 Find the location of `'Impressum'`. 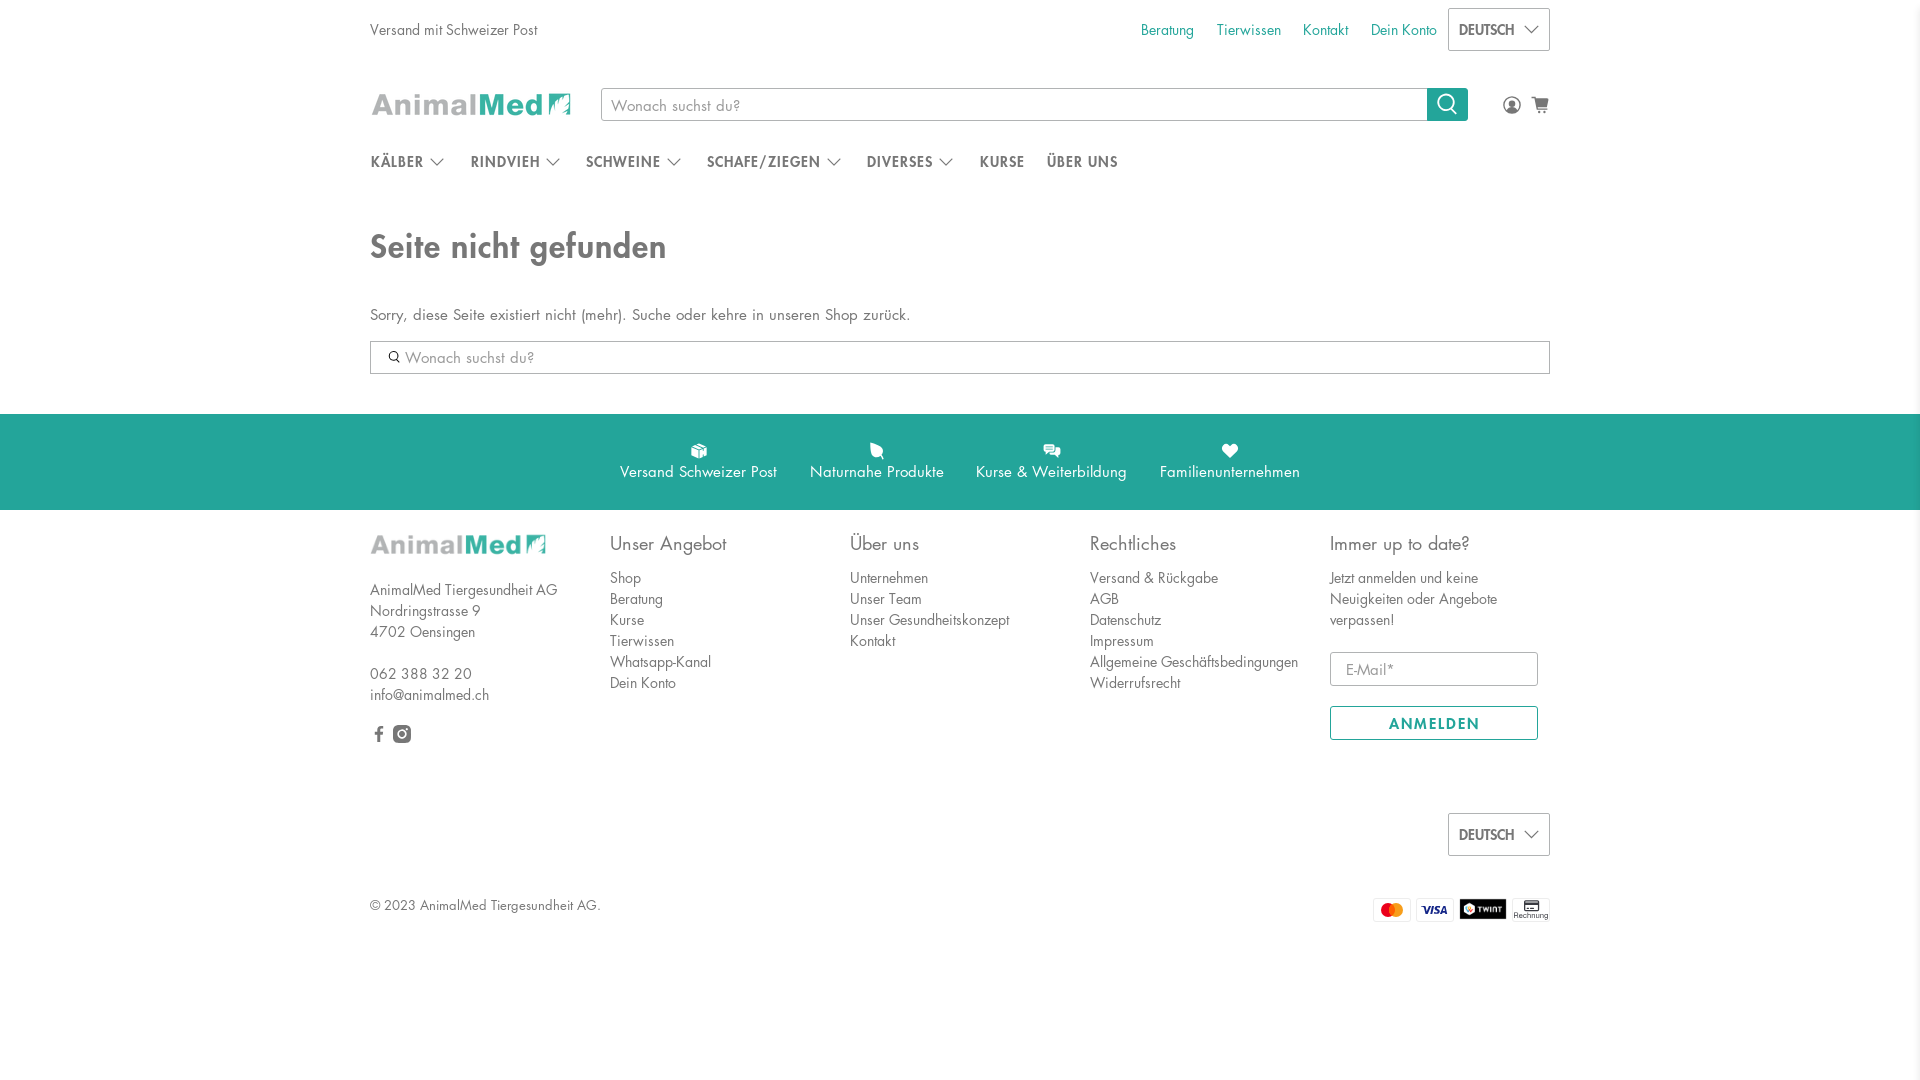

'Impressum' is located at coordinates (1088, 640).